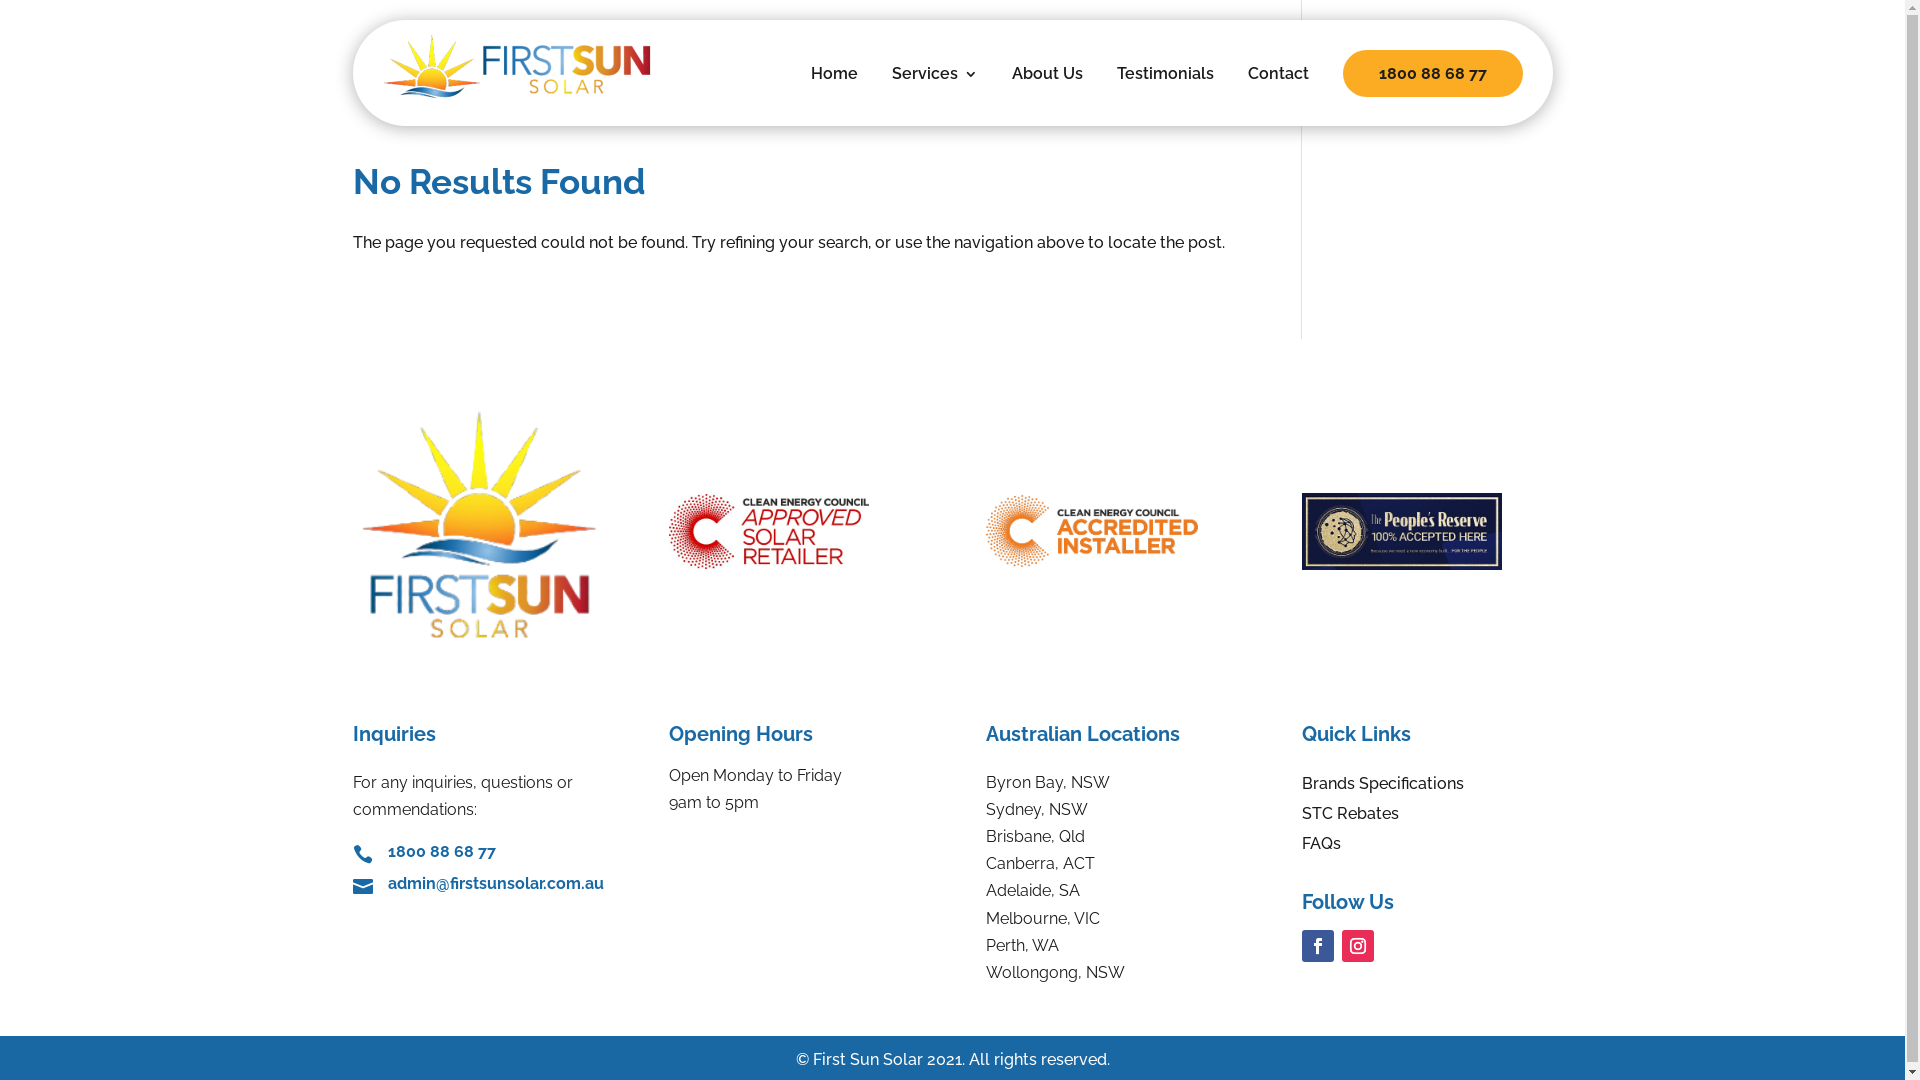 The width and height of the screenshot is (1920, 1080). Describe the element at coordinates (440, 851) in the screenshot. I see `'1800 88 68 77'` at that location.